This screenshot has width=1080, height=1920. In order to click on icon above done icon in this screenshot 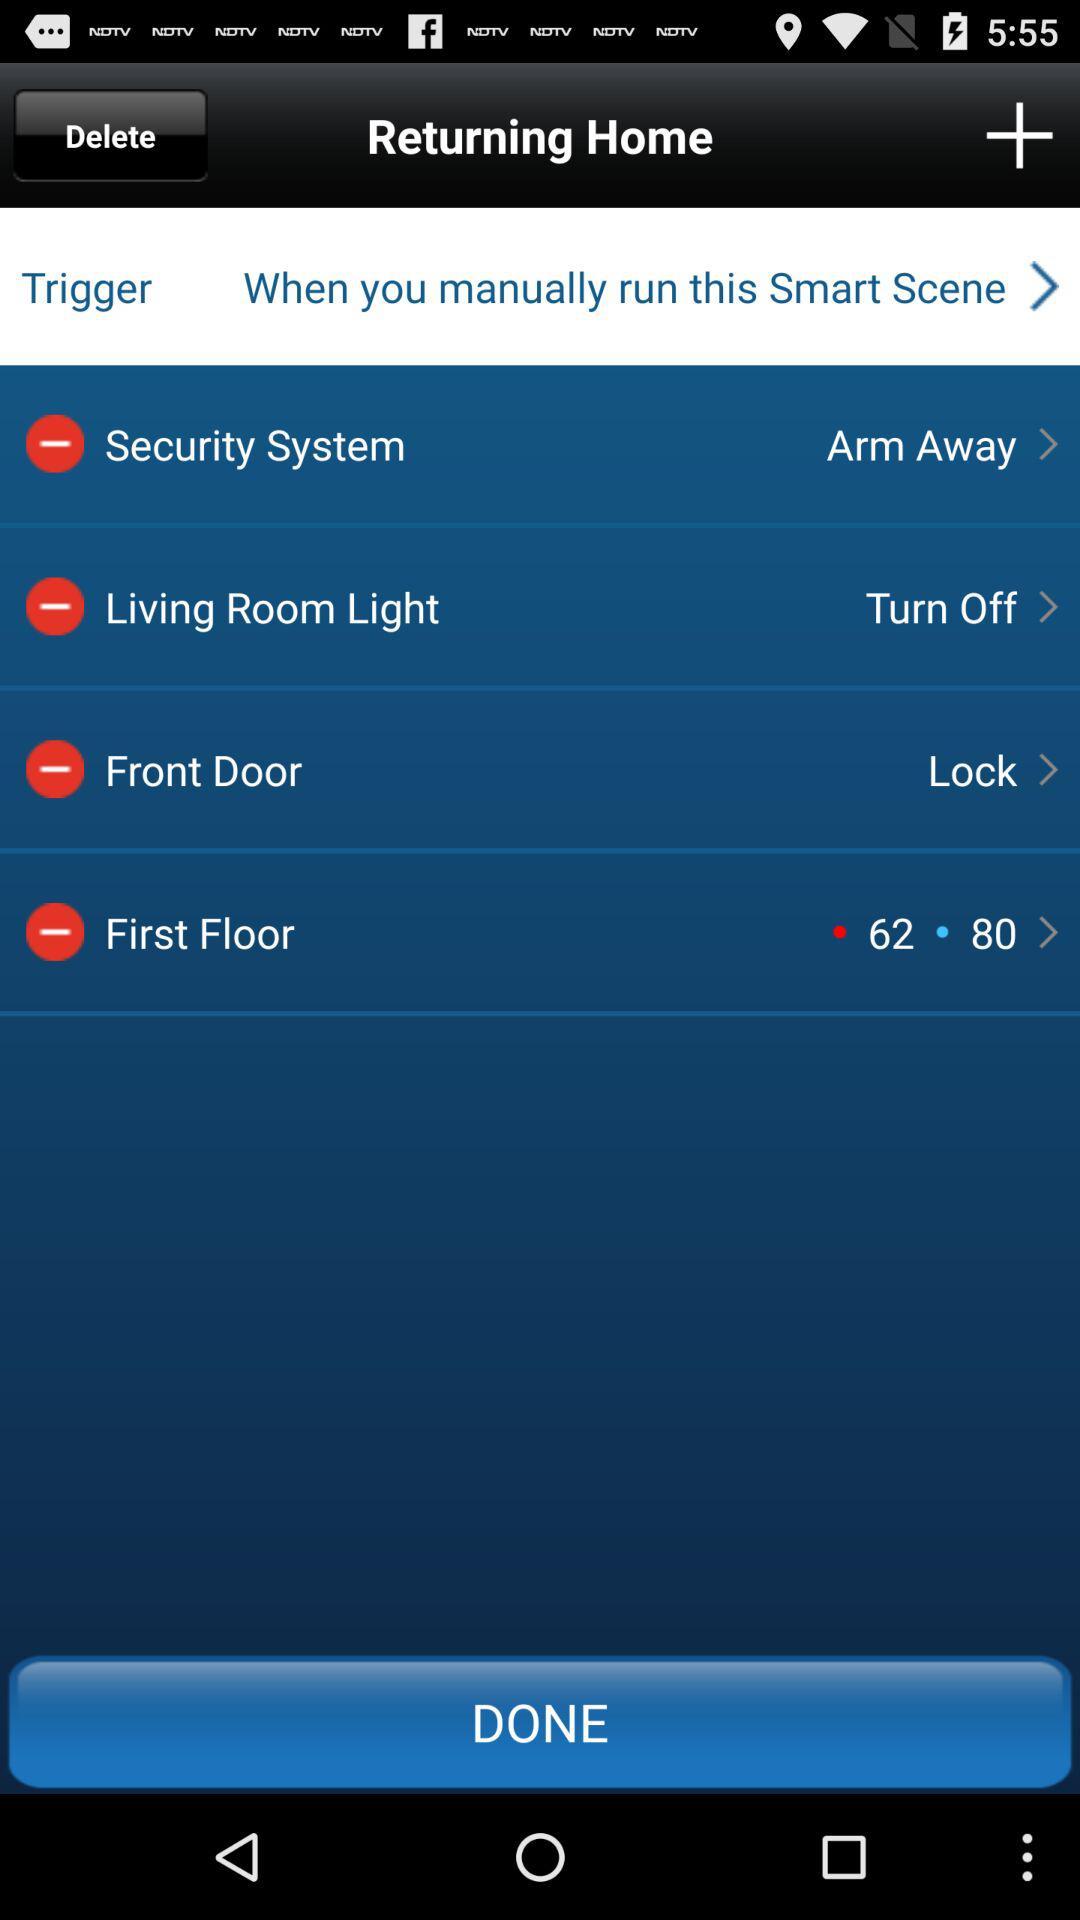, I will do `click(942, 930)`.